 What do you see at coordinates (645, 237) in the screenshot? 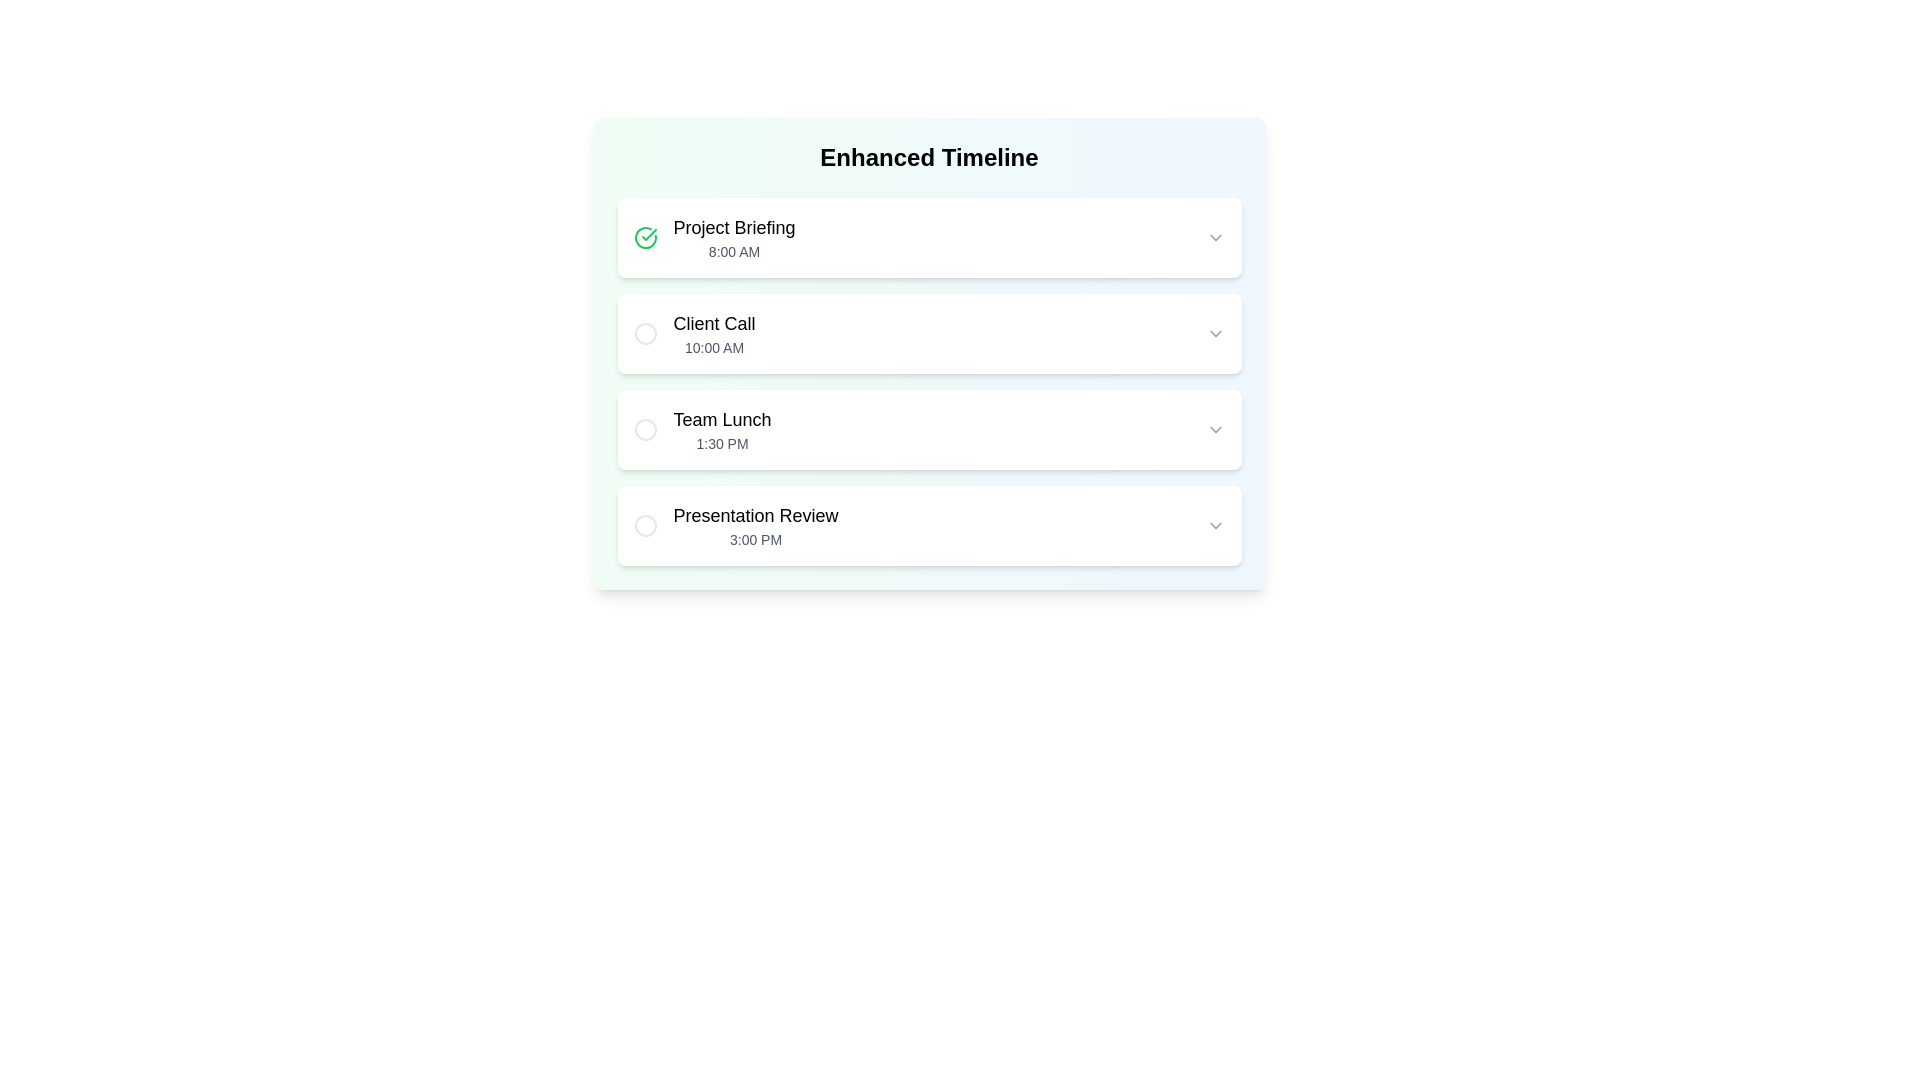
I see `the checkmark icon that signifies a completed status for the 'Project Briefing' entry, located in the timeline interface` at bounding box center [645, 237].